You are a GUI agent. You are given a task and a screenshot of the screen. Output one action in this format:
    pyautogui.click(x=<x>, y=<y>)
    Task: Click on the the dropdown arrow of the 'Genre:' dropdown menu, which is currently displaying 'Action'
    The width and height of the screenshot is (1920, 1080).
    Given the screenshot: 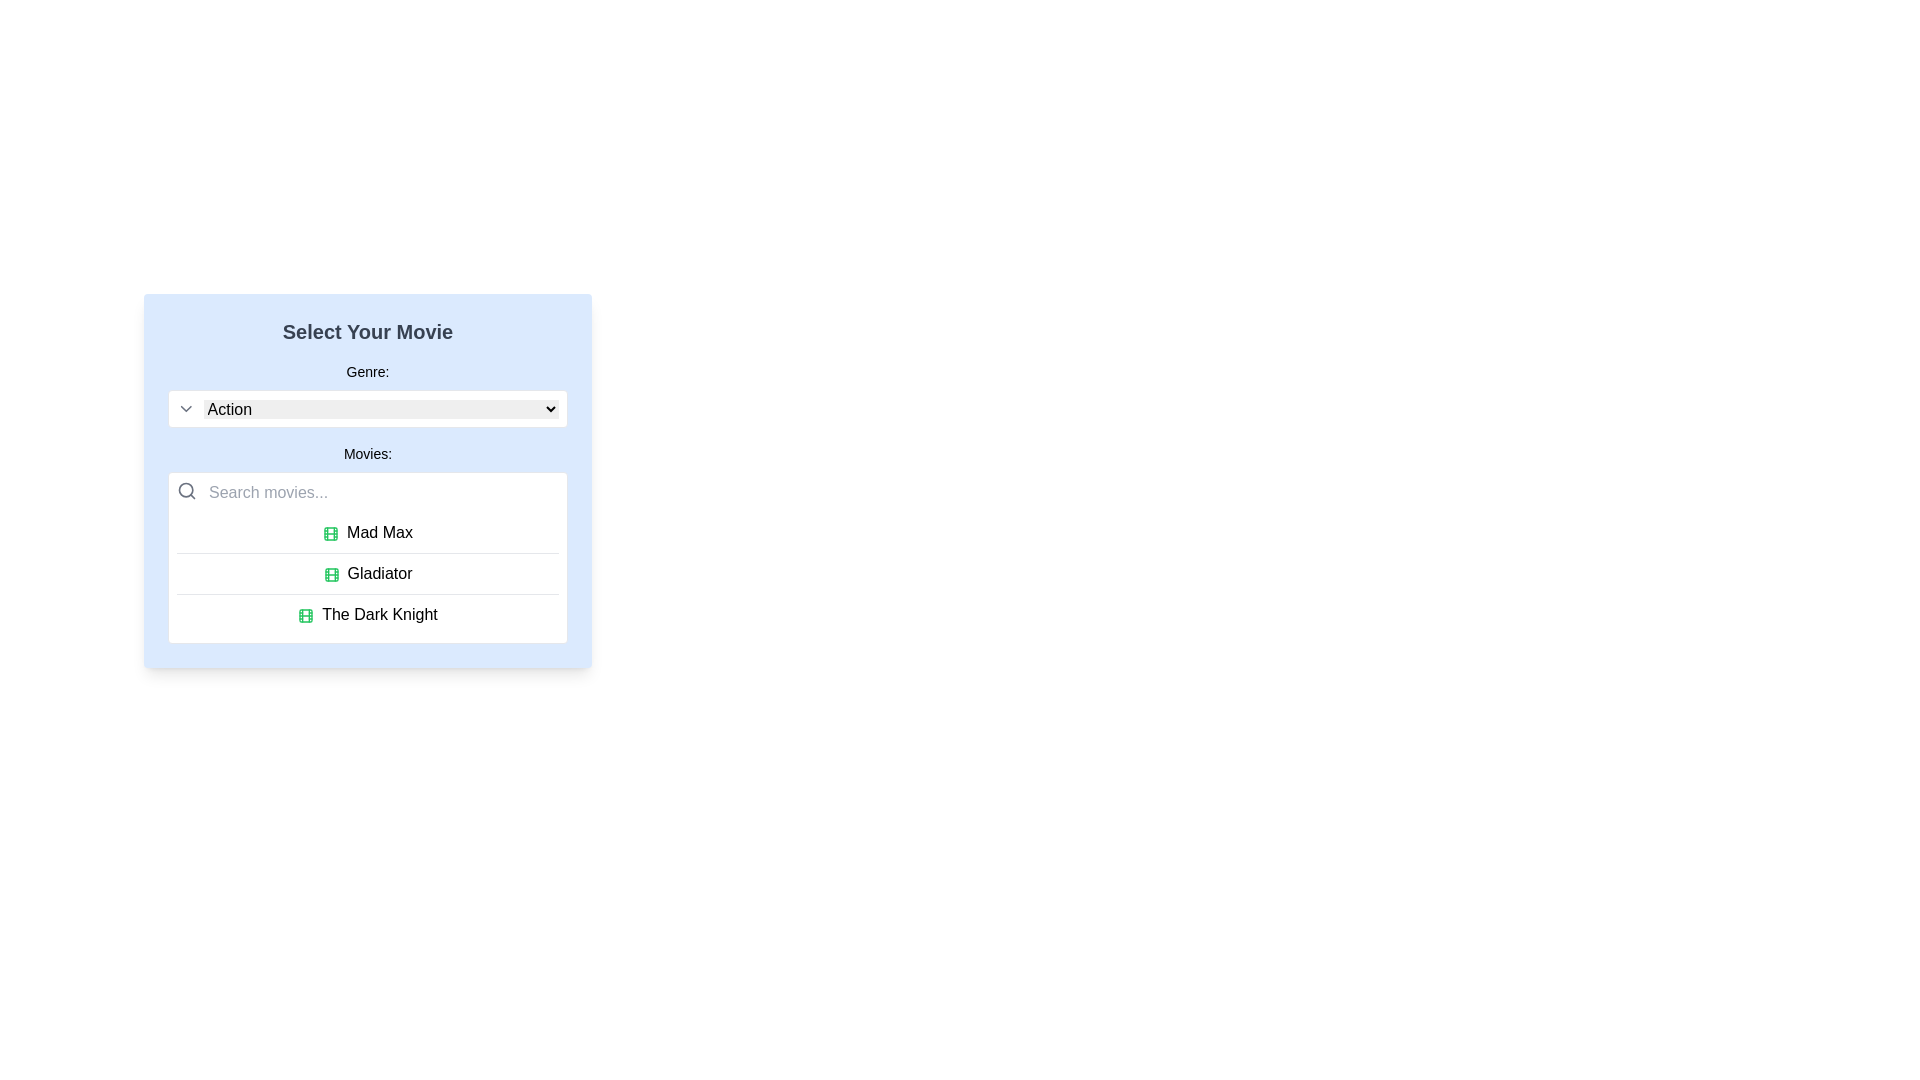 What is the action you would take?
    pyautogui.click(x=368, y=394)
    